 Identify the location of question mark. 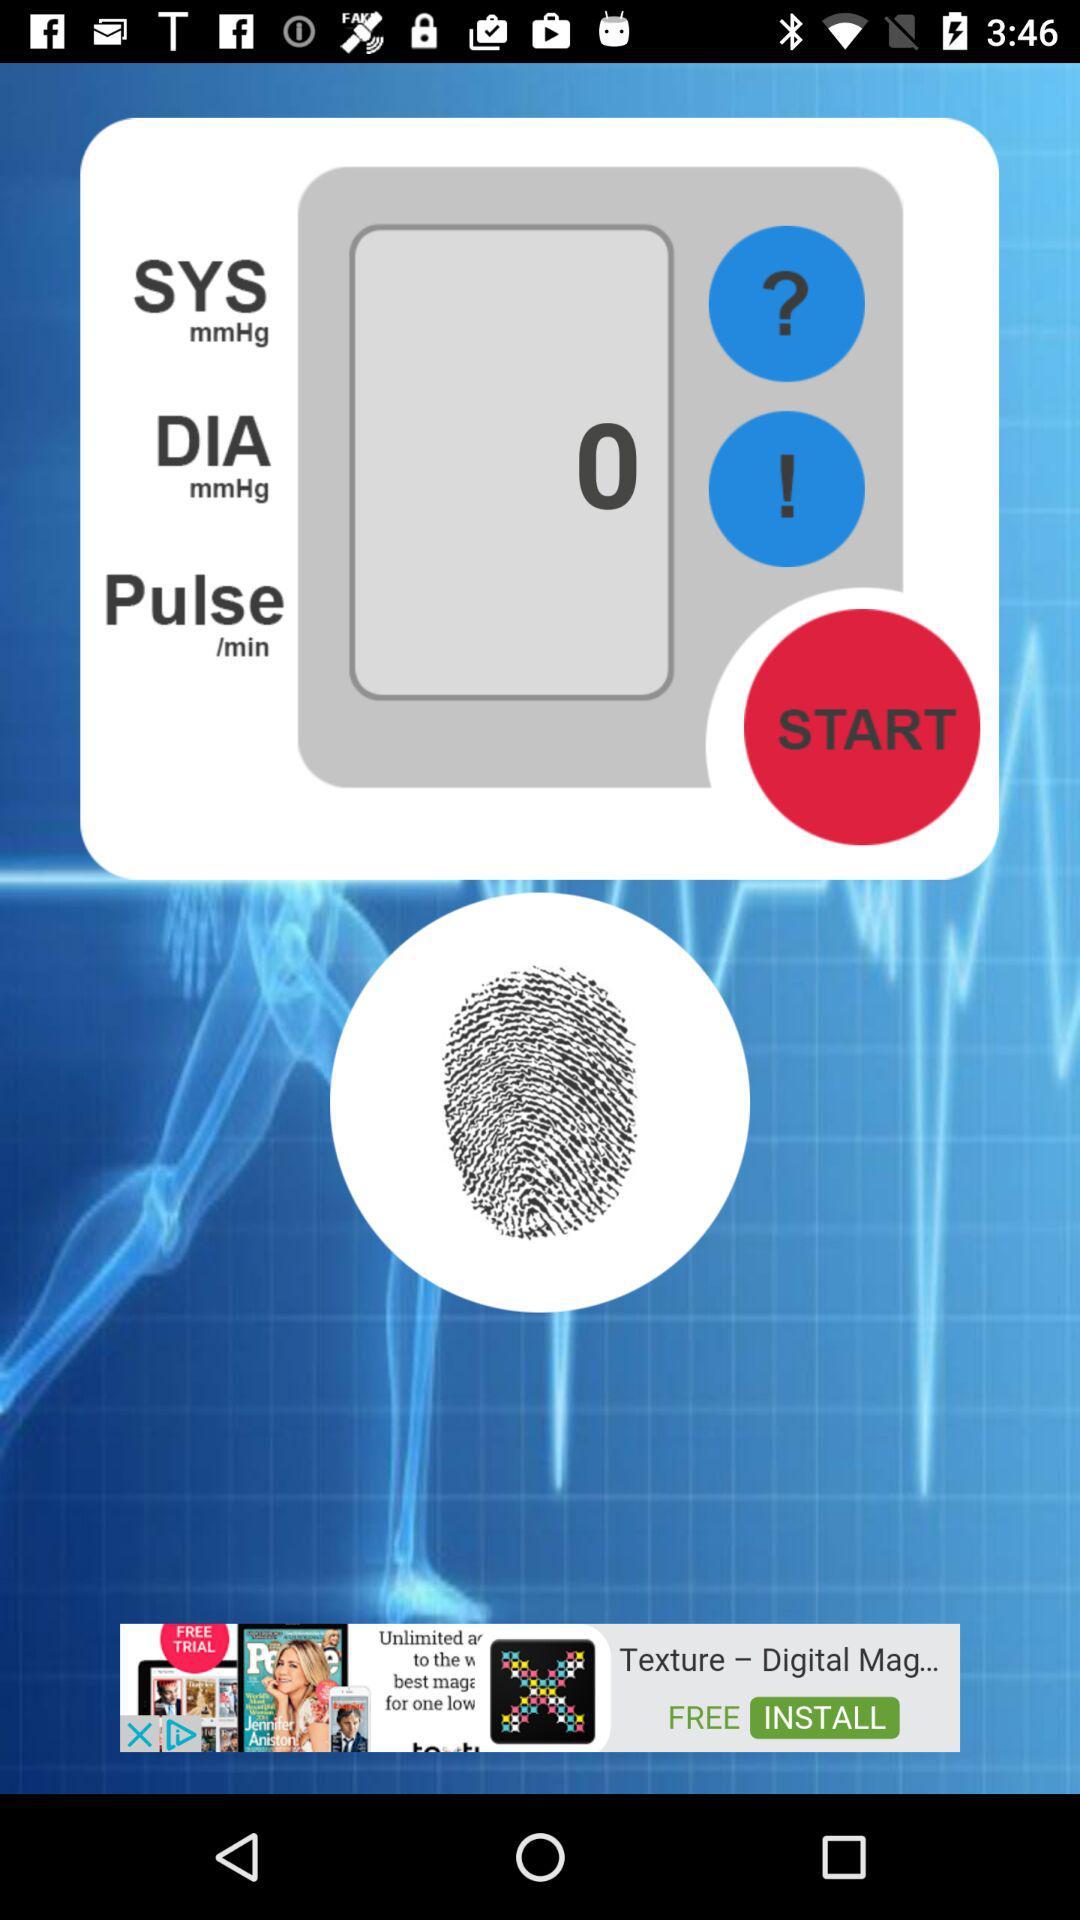
(785, 303).